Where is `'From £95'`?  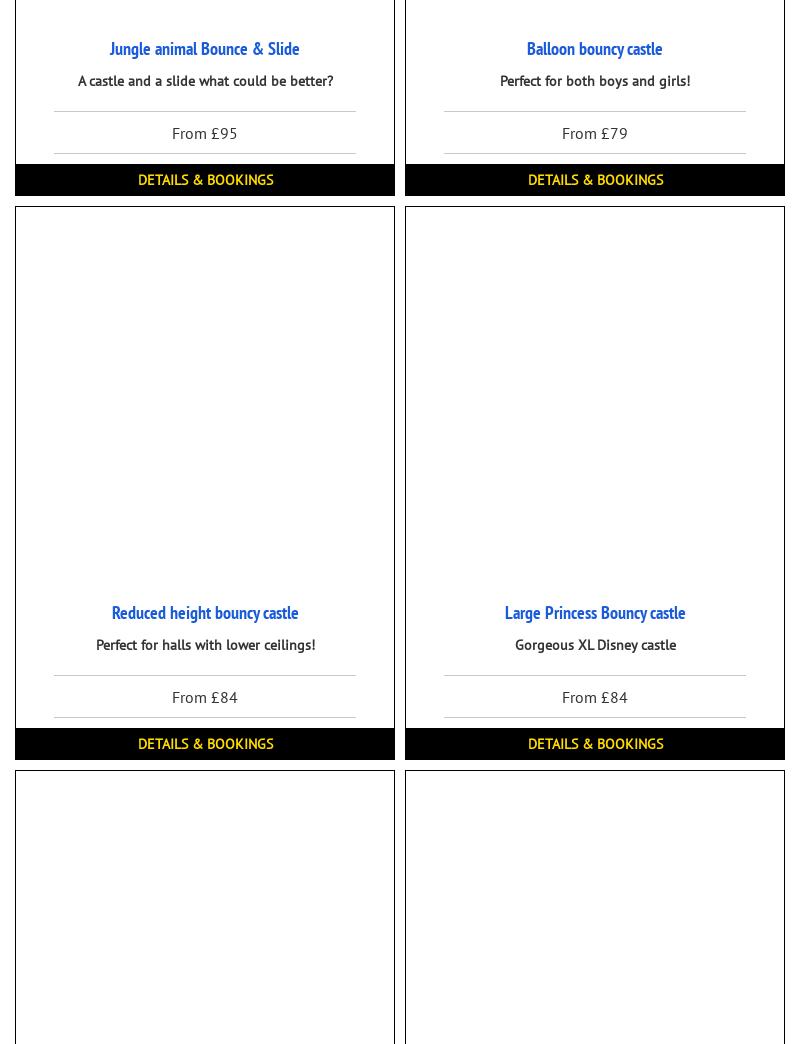 'From £95' is located at coordinates (171, 130).